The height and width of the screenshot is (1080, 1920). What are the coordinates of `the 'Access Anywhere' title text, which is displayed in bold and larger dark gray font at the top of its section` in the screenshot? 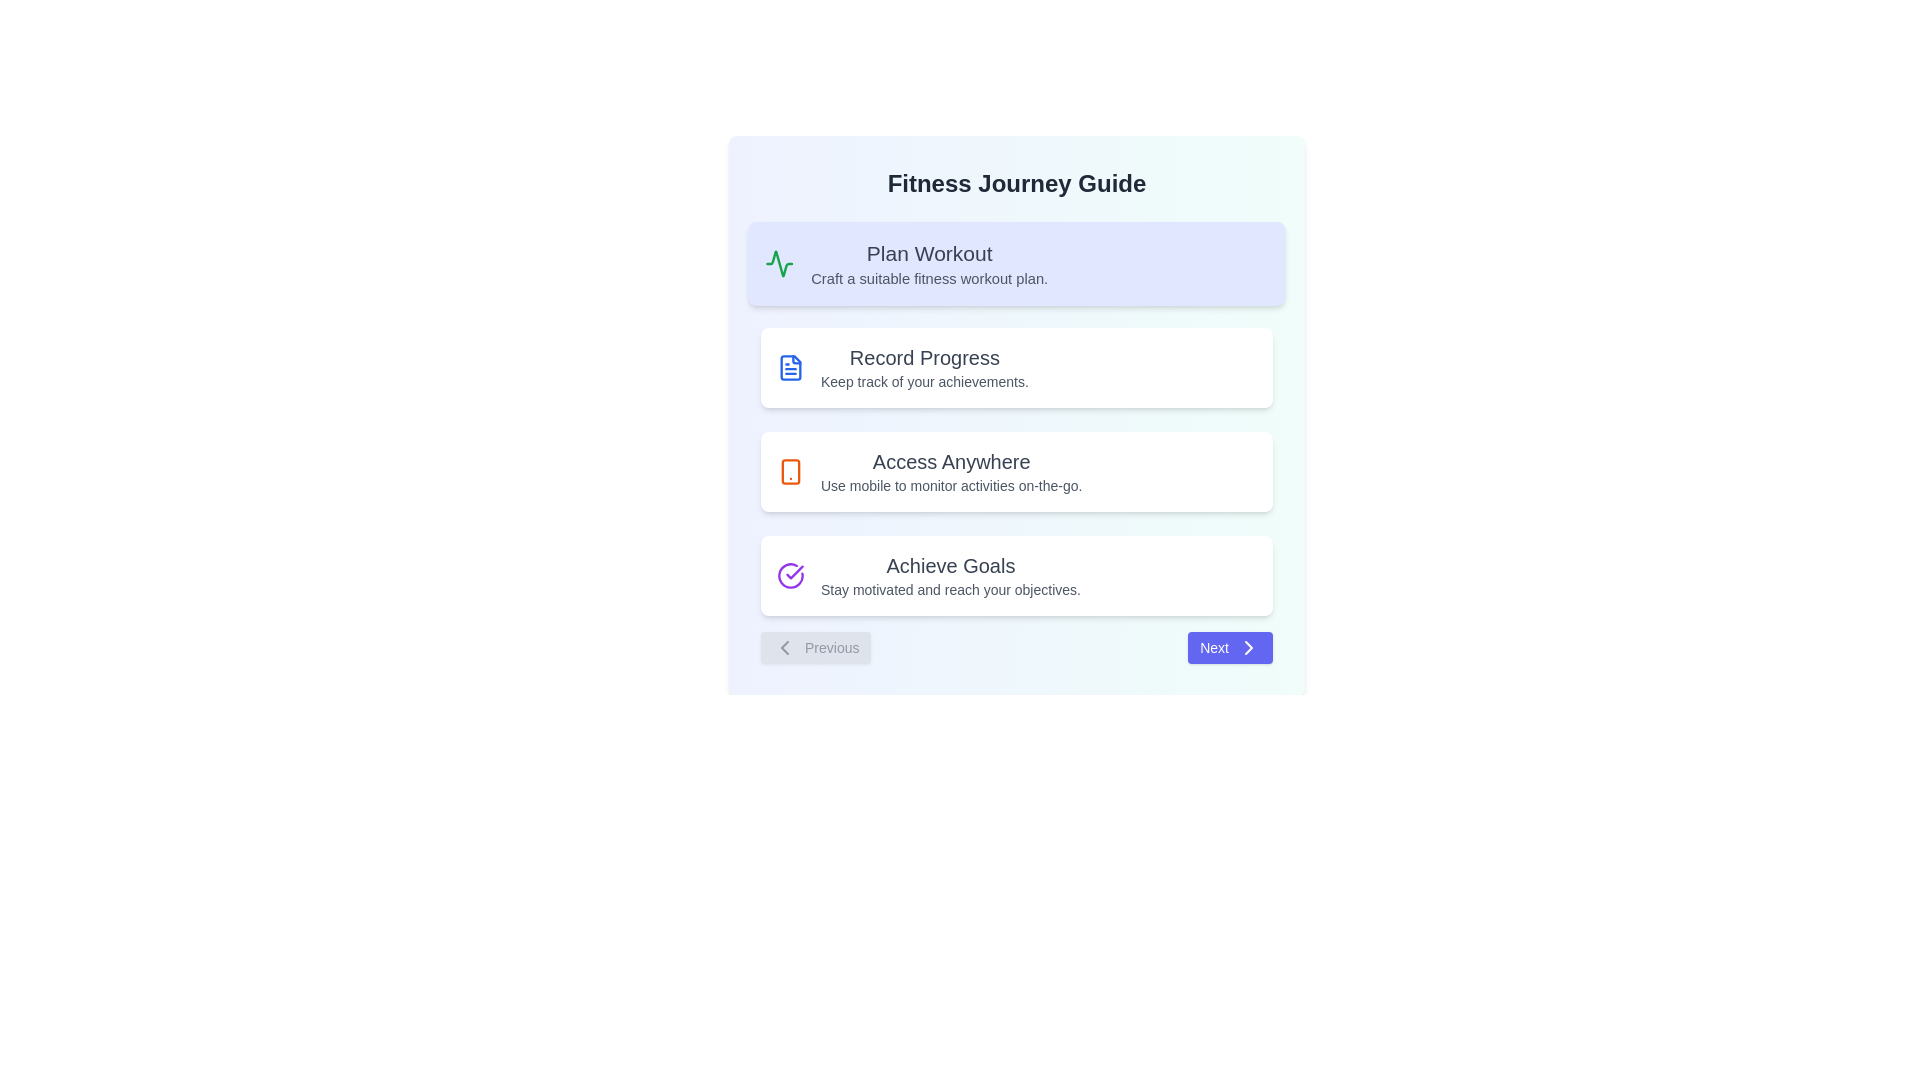 It's located at (950, 462).